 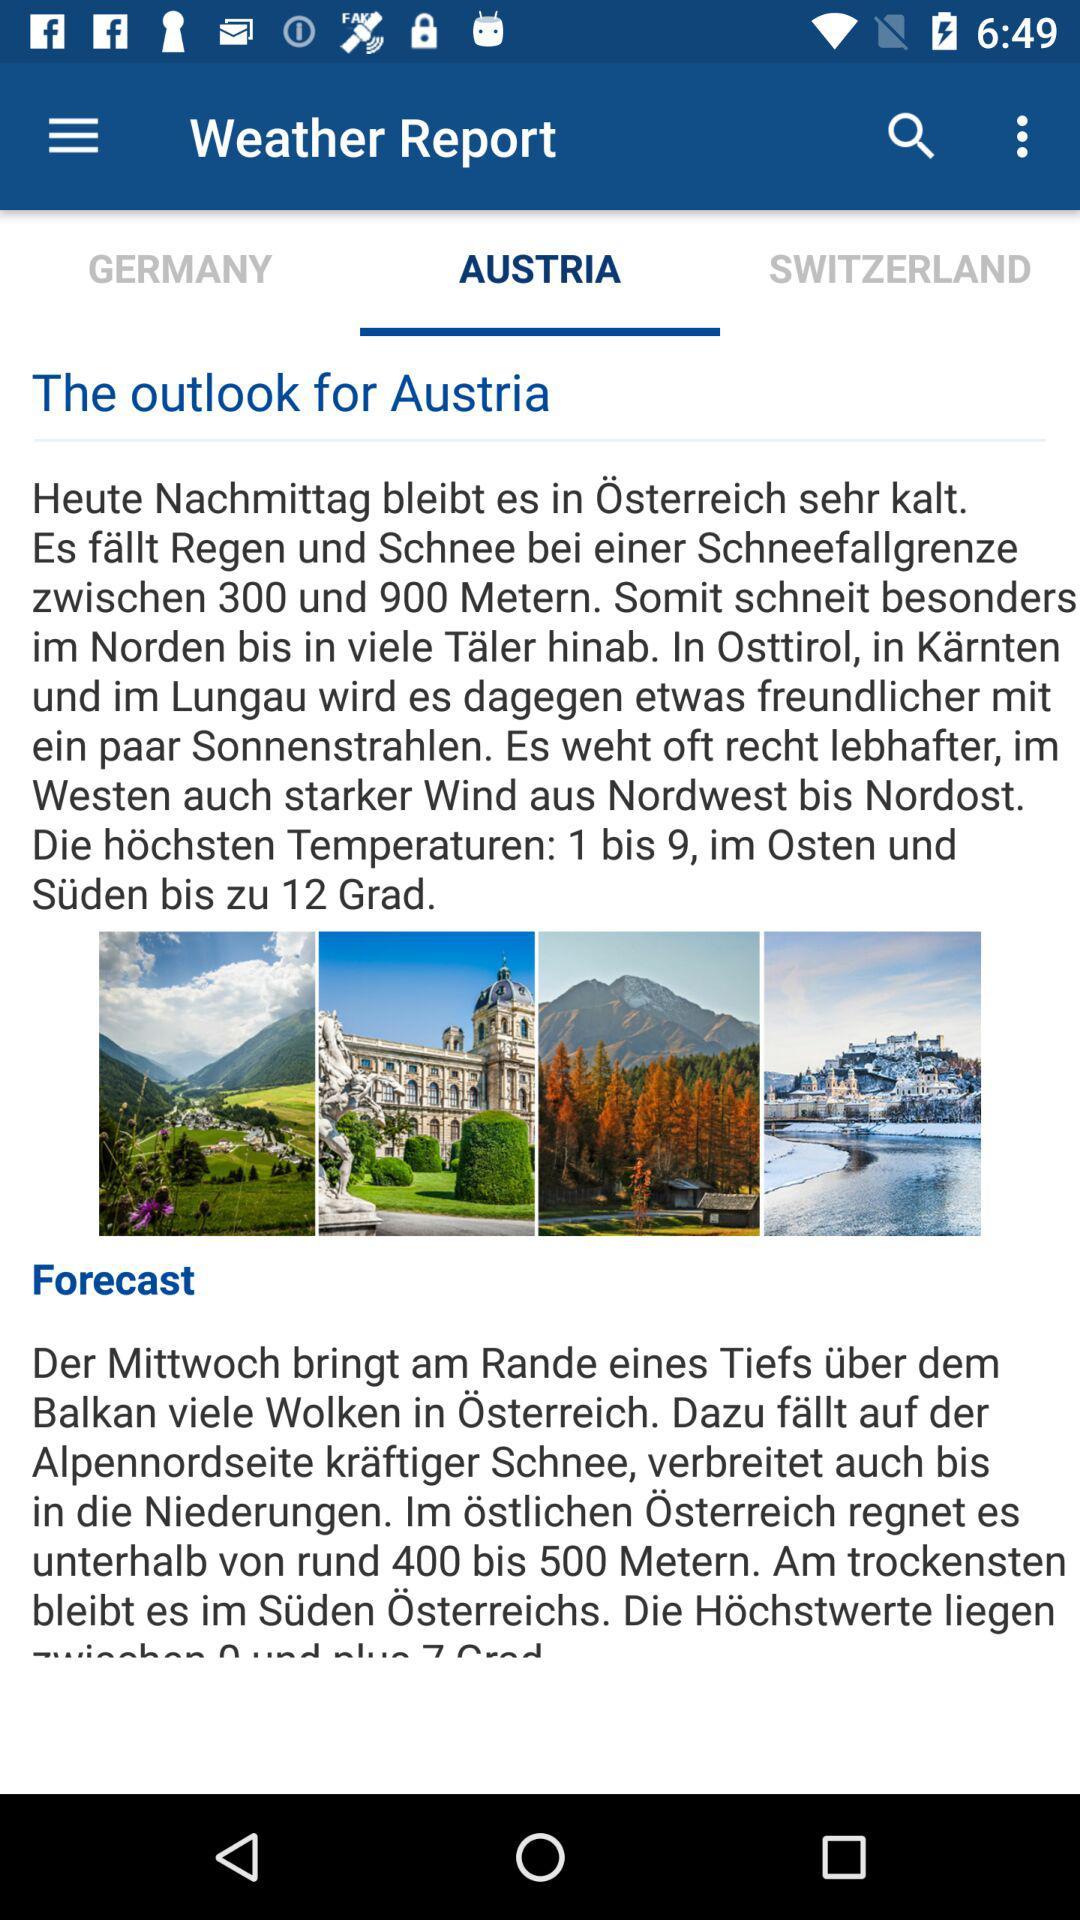 I want to click on the item next to the weather report, so click(x=72, y=135).